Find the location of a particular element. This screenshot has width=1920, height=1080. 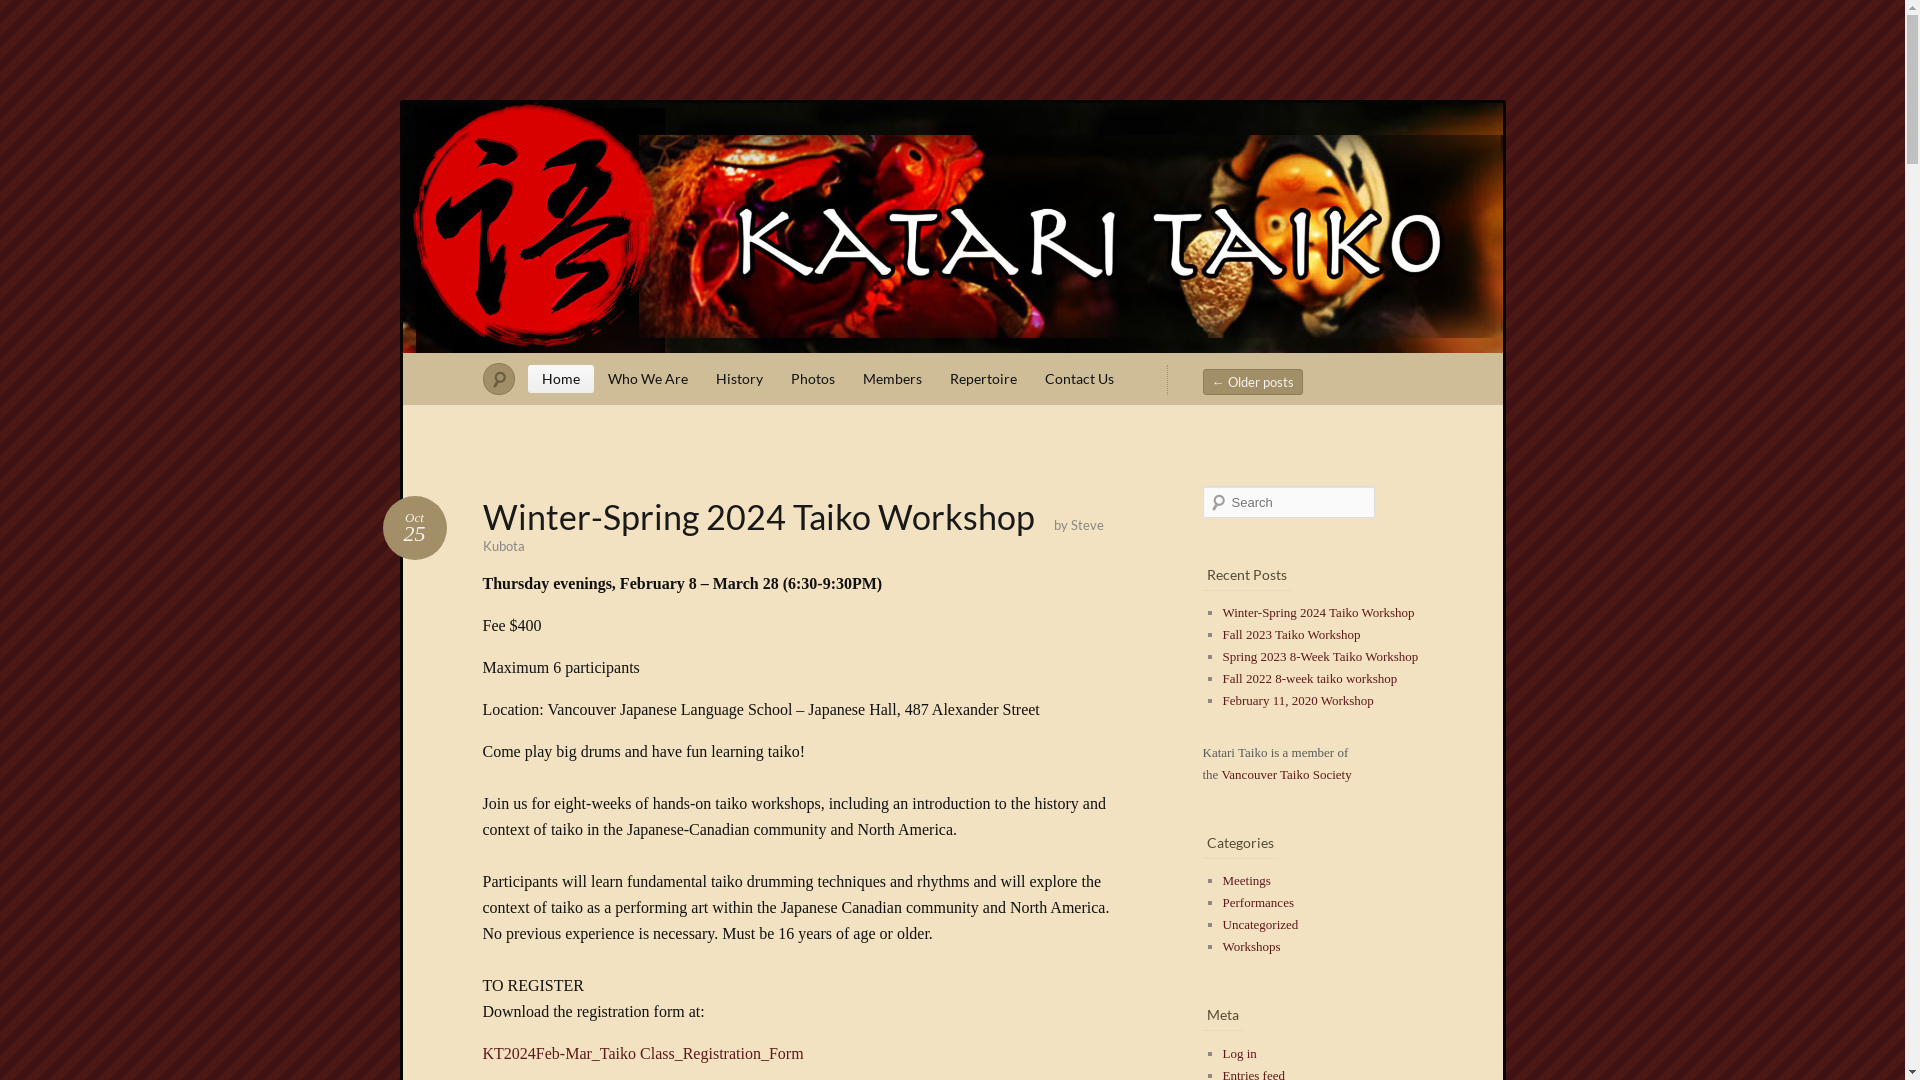

'Home' is located at coordinates (560, 378).